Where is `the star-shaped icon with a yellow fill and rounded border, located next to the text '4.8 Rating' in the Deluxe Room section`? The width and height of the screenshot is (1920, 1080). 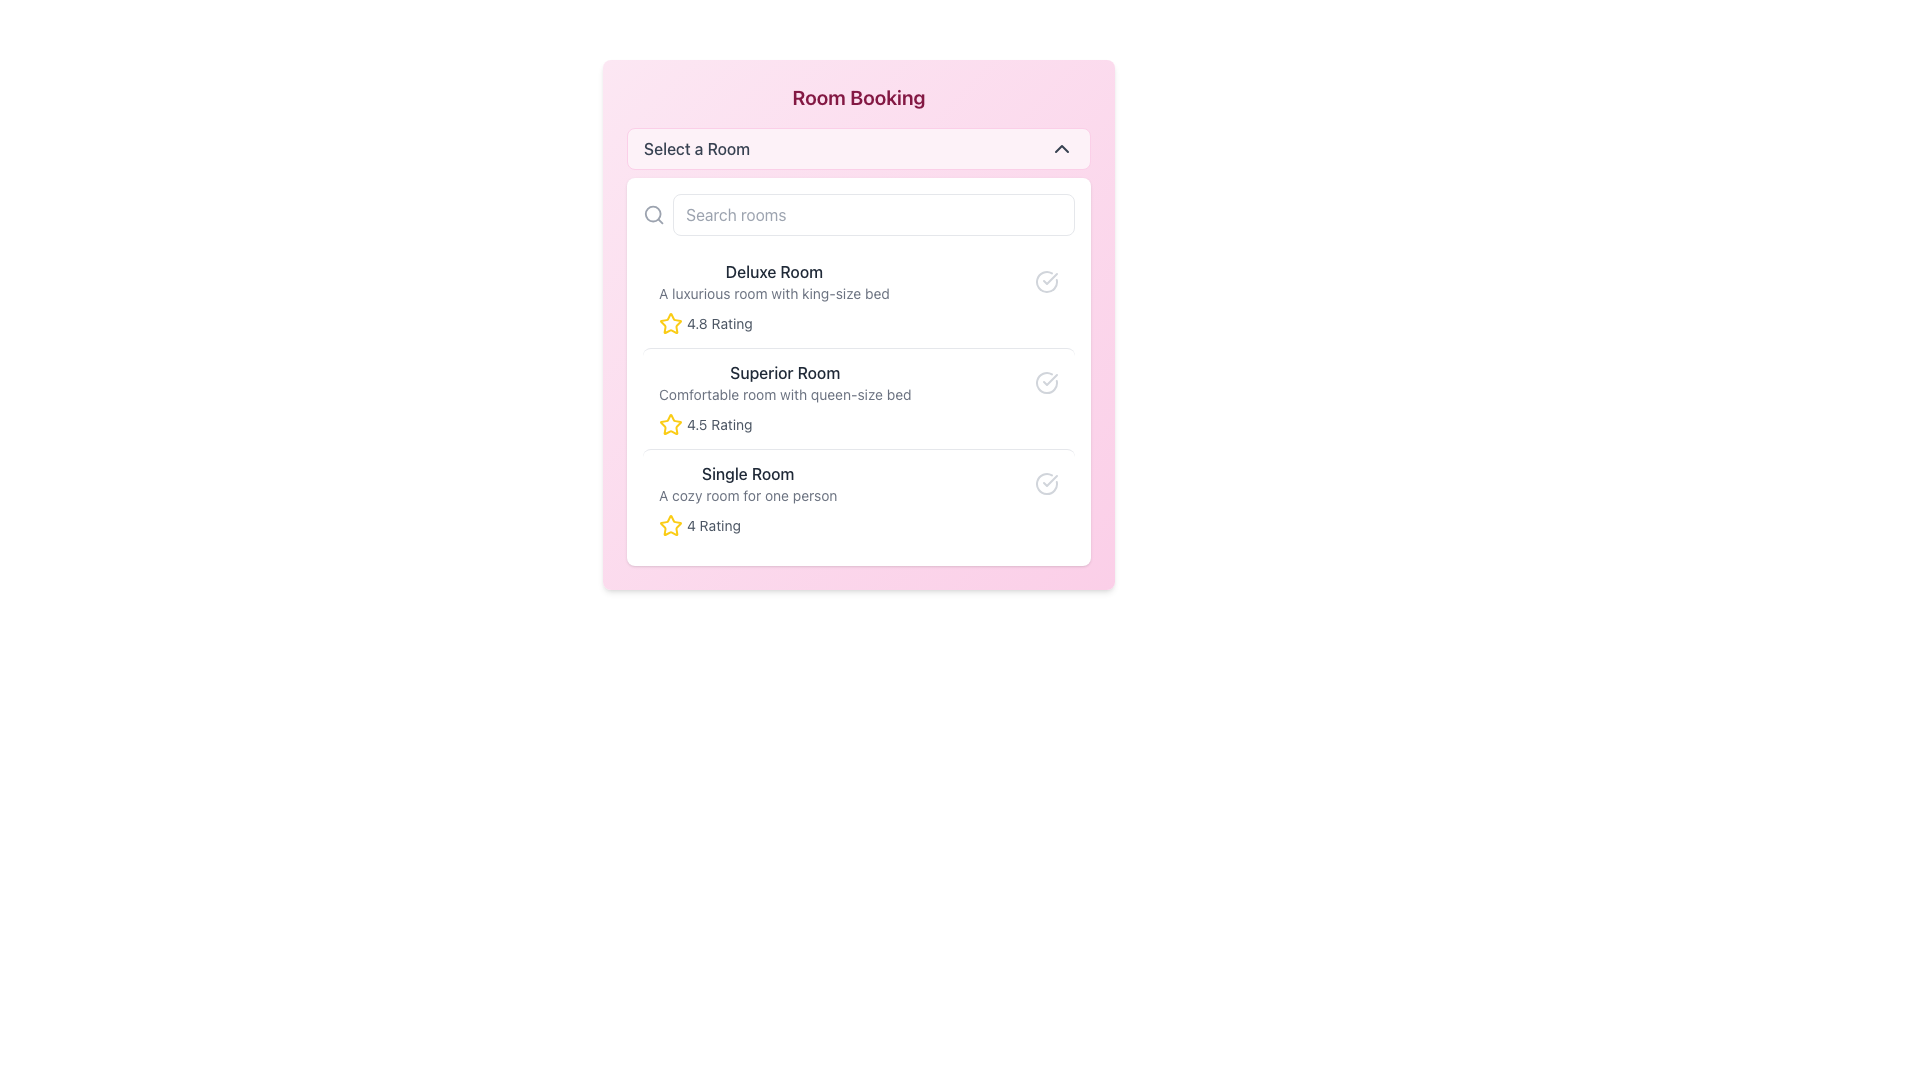
the star-shaped icon with a yellow fill and rounded border, located next to the text '4.8 Rating' in the Deluxe Room section is located at coordinates (671, 323).